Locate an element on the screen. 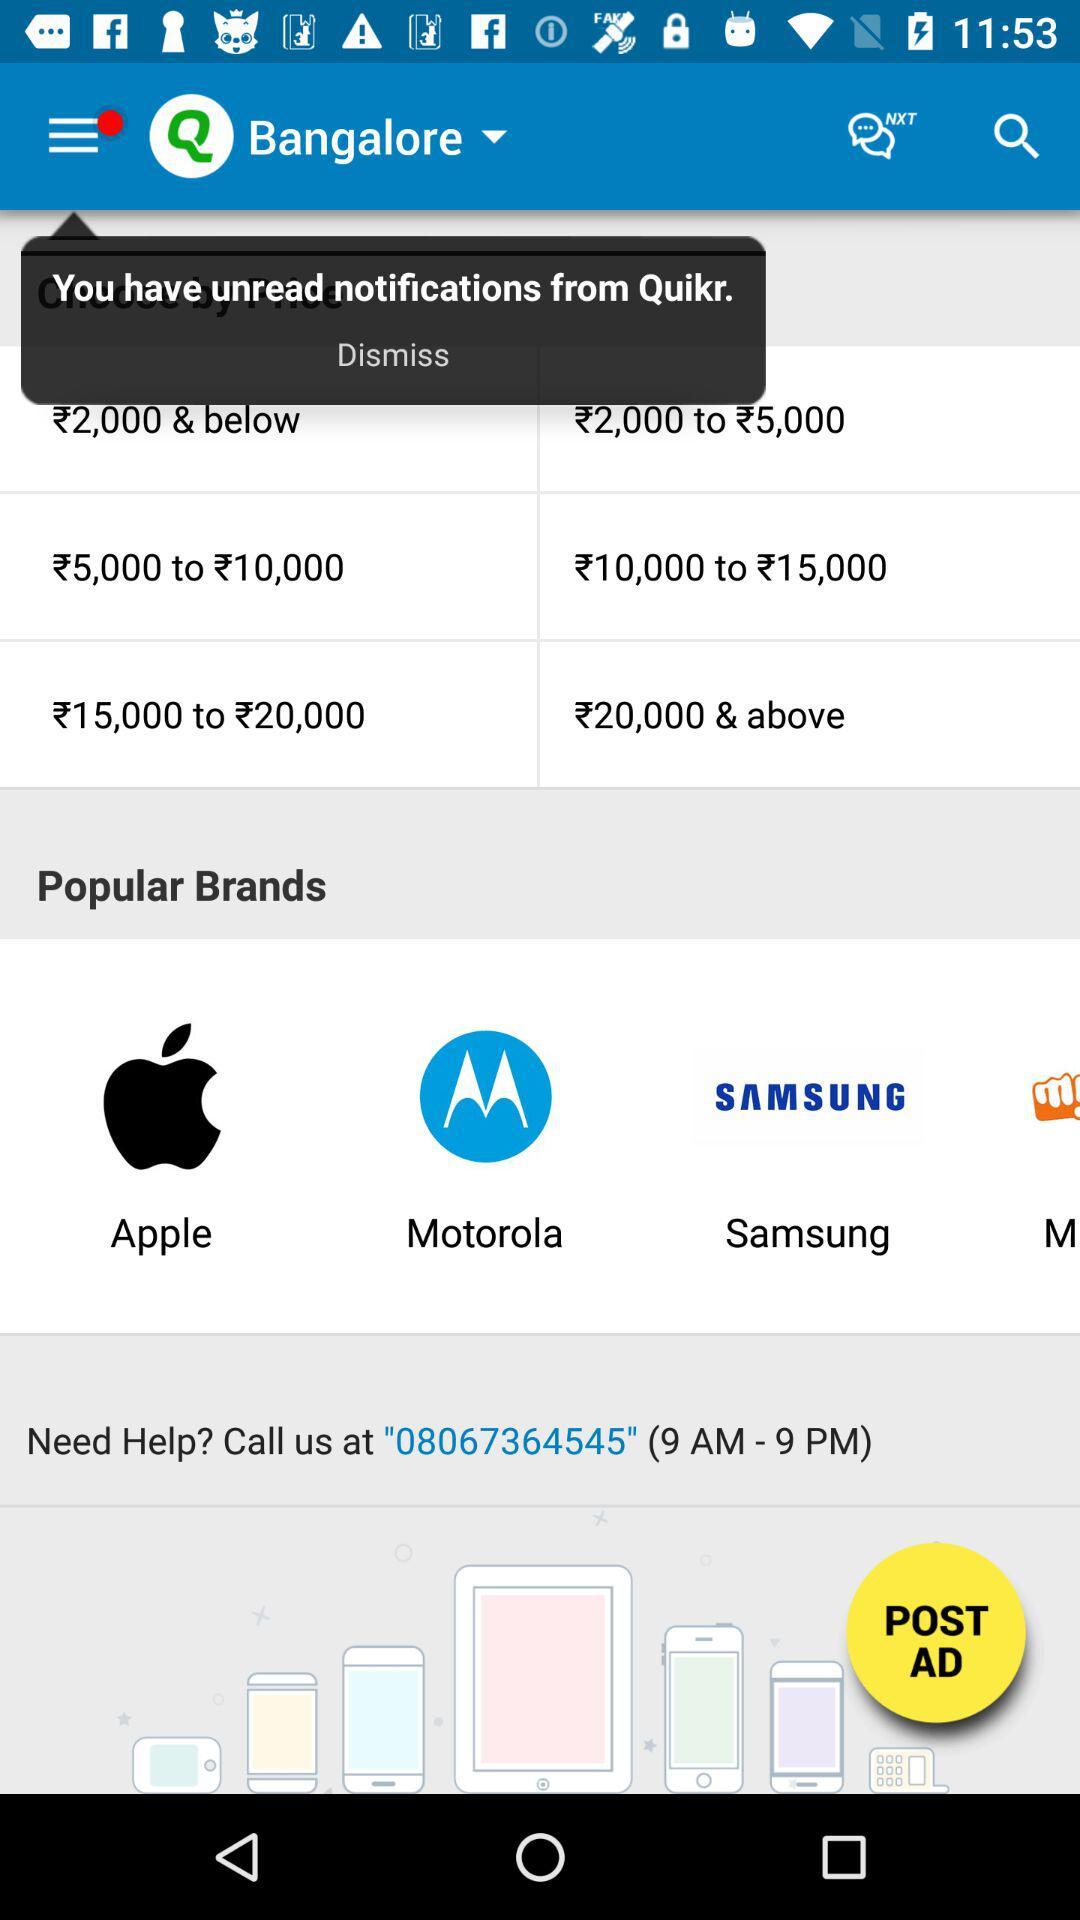 The image size is (1080, 1920). post advertisement is located at coordinates (938, 1652).